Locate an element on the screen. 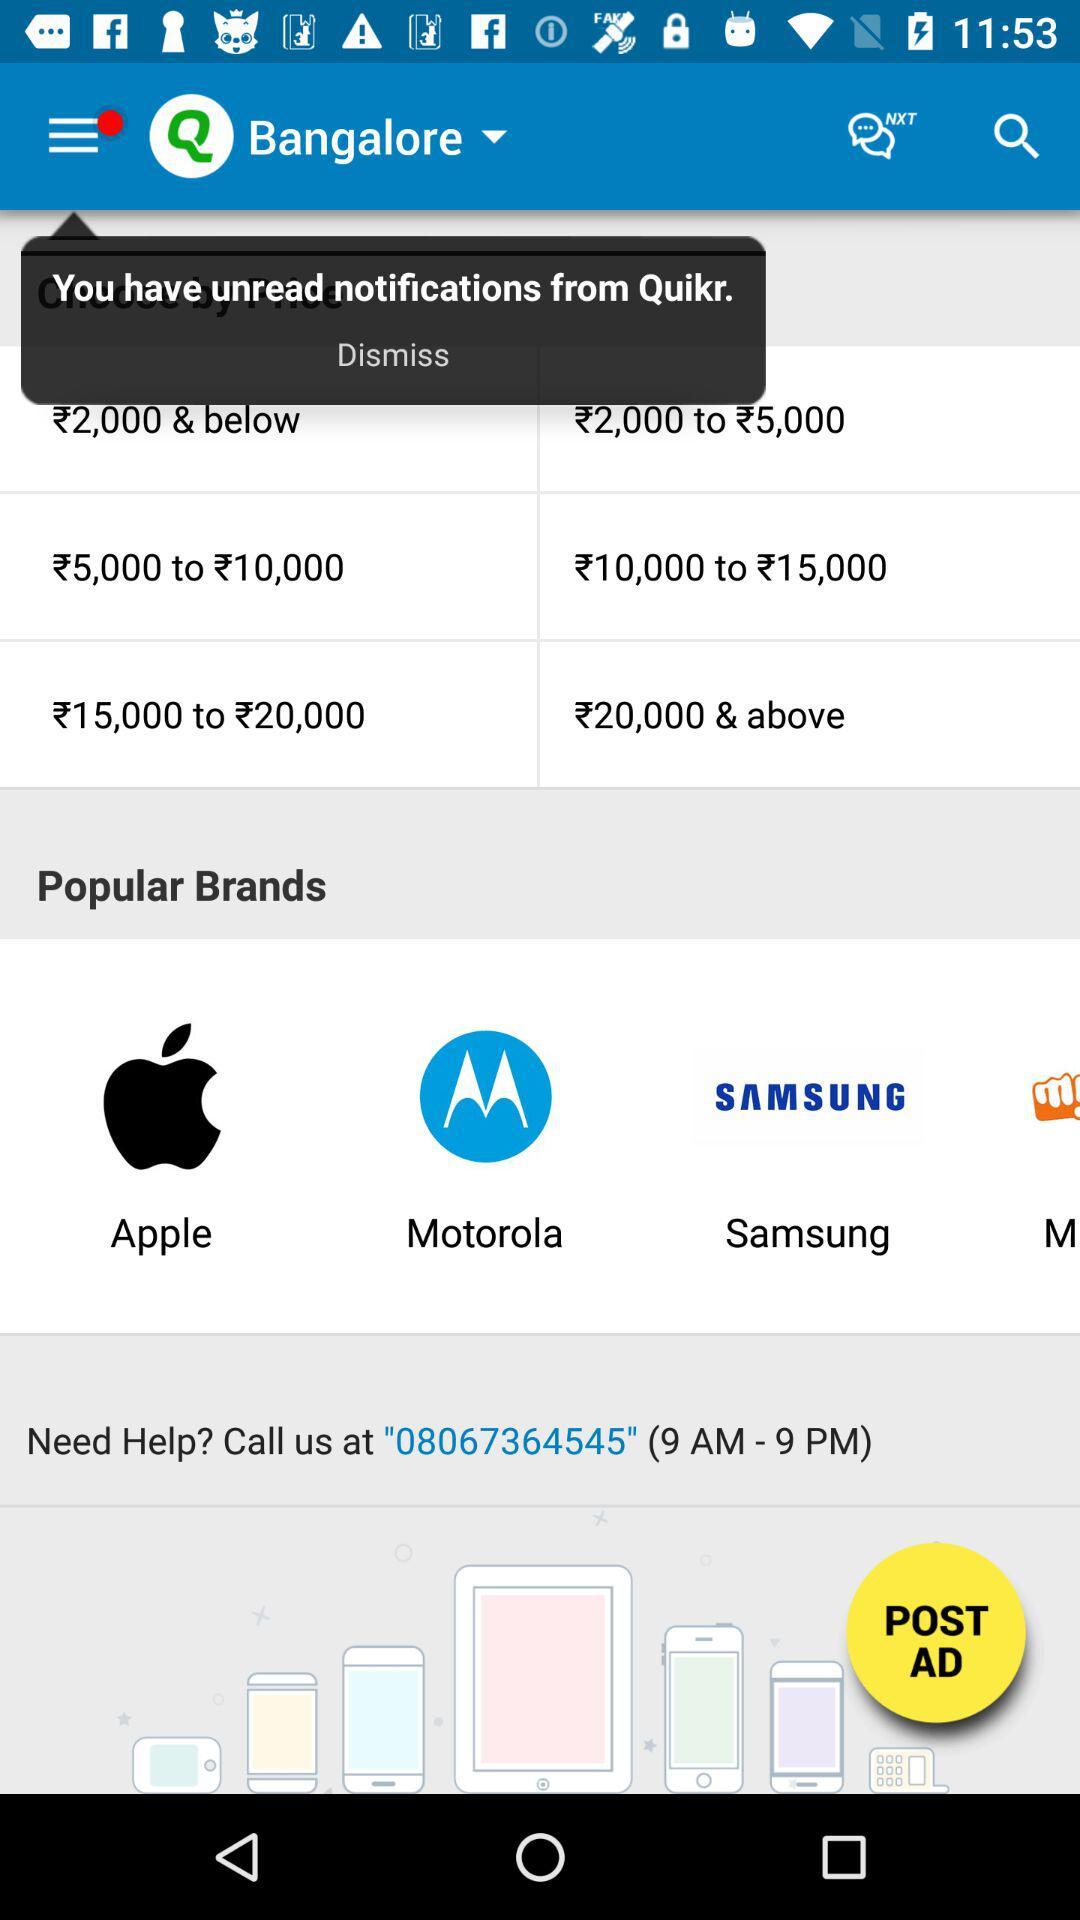 The image size is (1080, 1920). post advertisement is located at coordinates (938, 1652).